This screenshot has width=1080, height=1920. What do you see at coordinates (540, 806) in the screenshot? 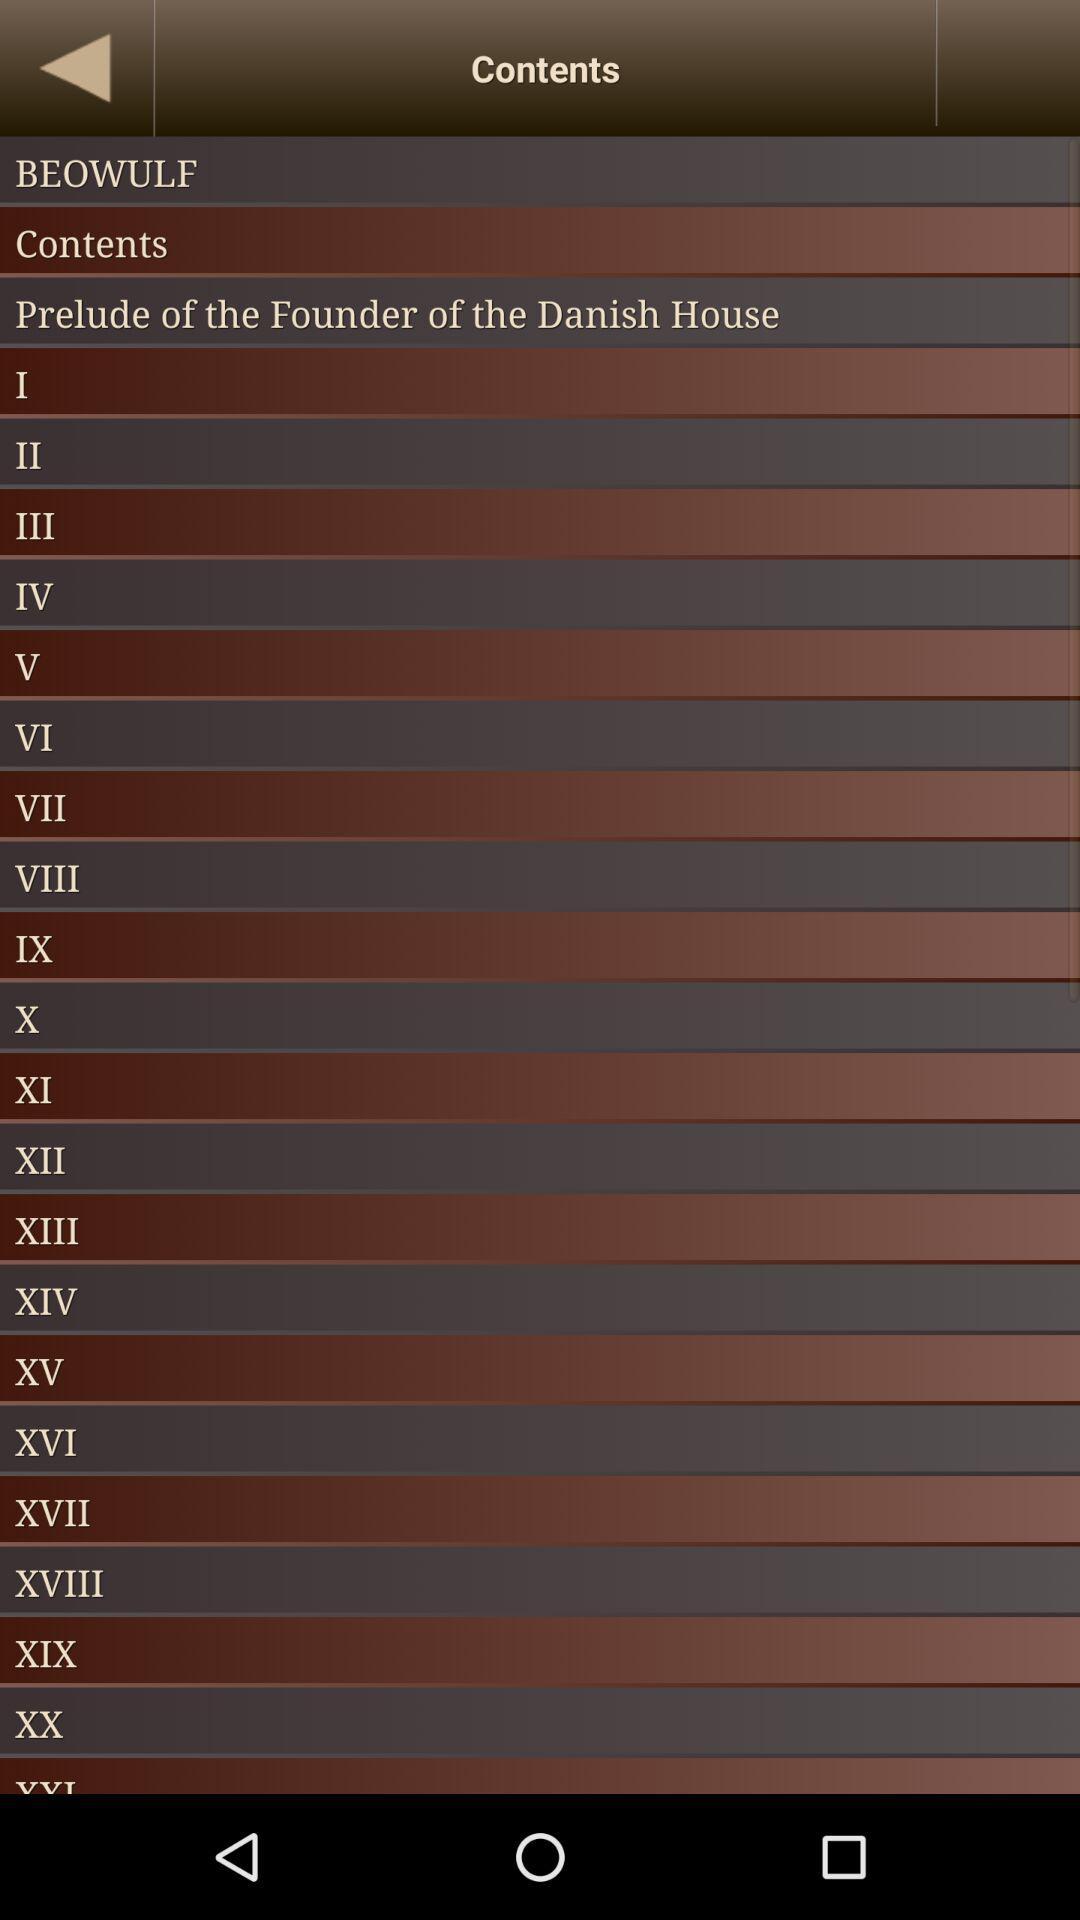
I see `app below vi` at bounding box center [540, 806].